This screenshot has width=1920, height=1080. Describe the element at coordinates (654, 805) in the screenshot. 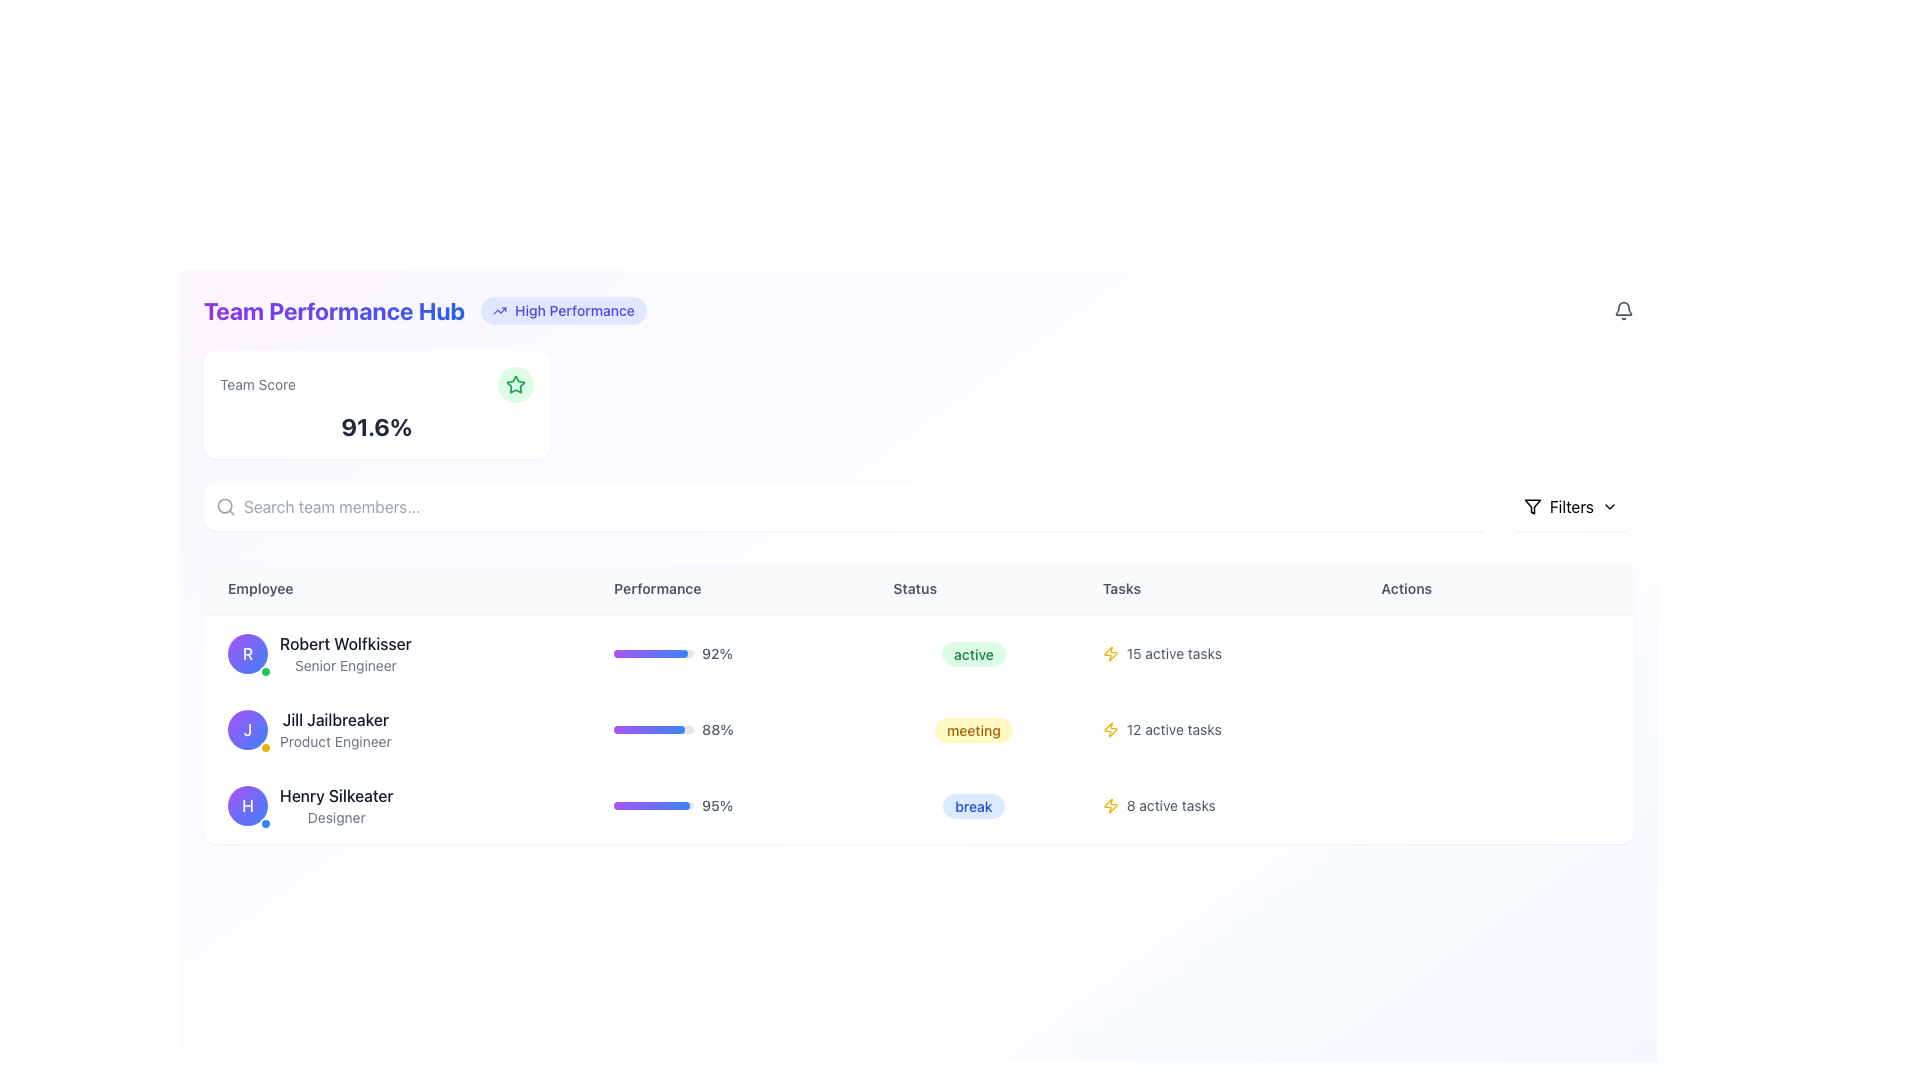

I see `the current state of the progress bar located in the 'Performance' column associated with 'Henry Silkeater', positioned to the left of the text '95%'` at that location.